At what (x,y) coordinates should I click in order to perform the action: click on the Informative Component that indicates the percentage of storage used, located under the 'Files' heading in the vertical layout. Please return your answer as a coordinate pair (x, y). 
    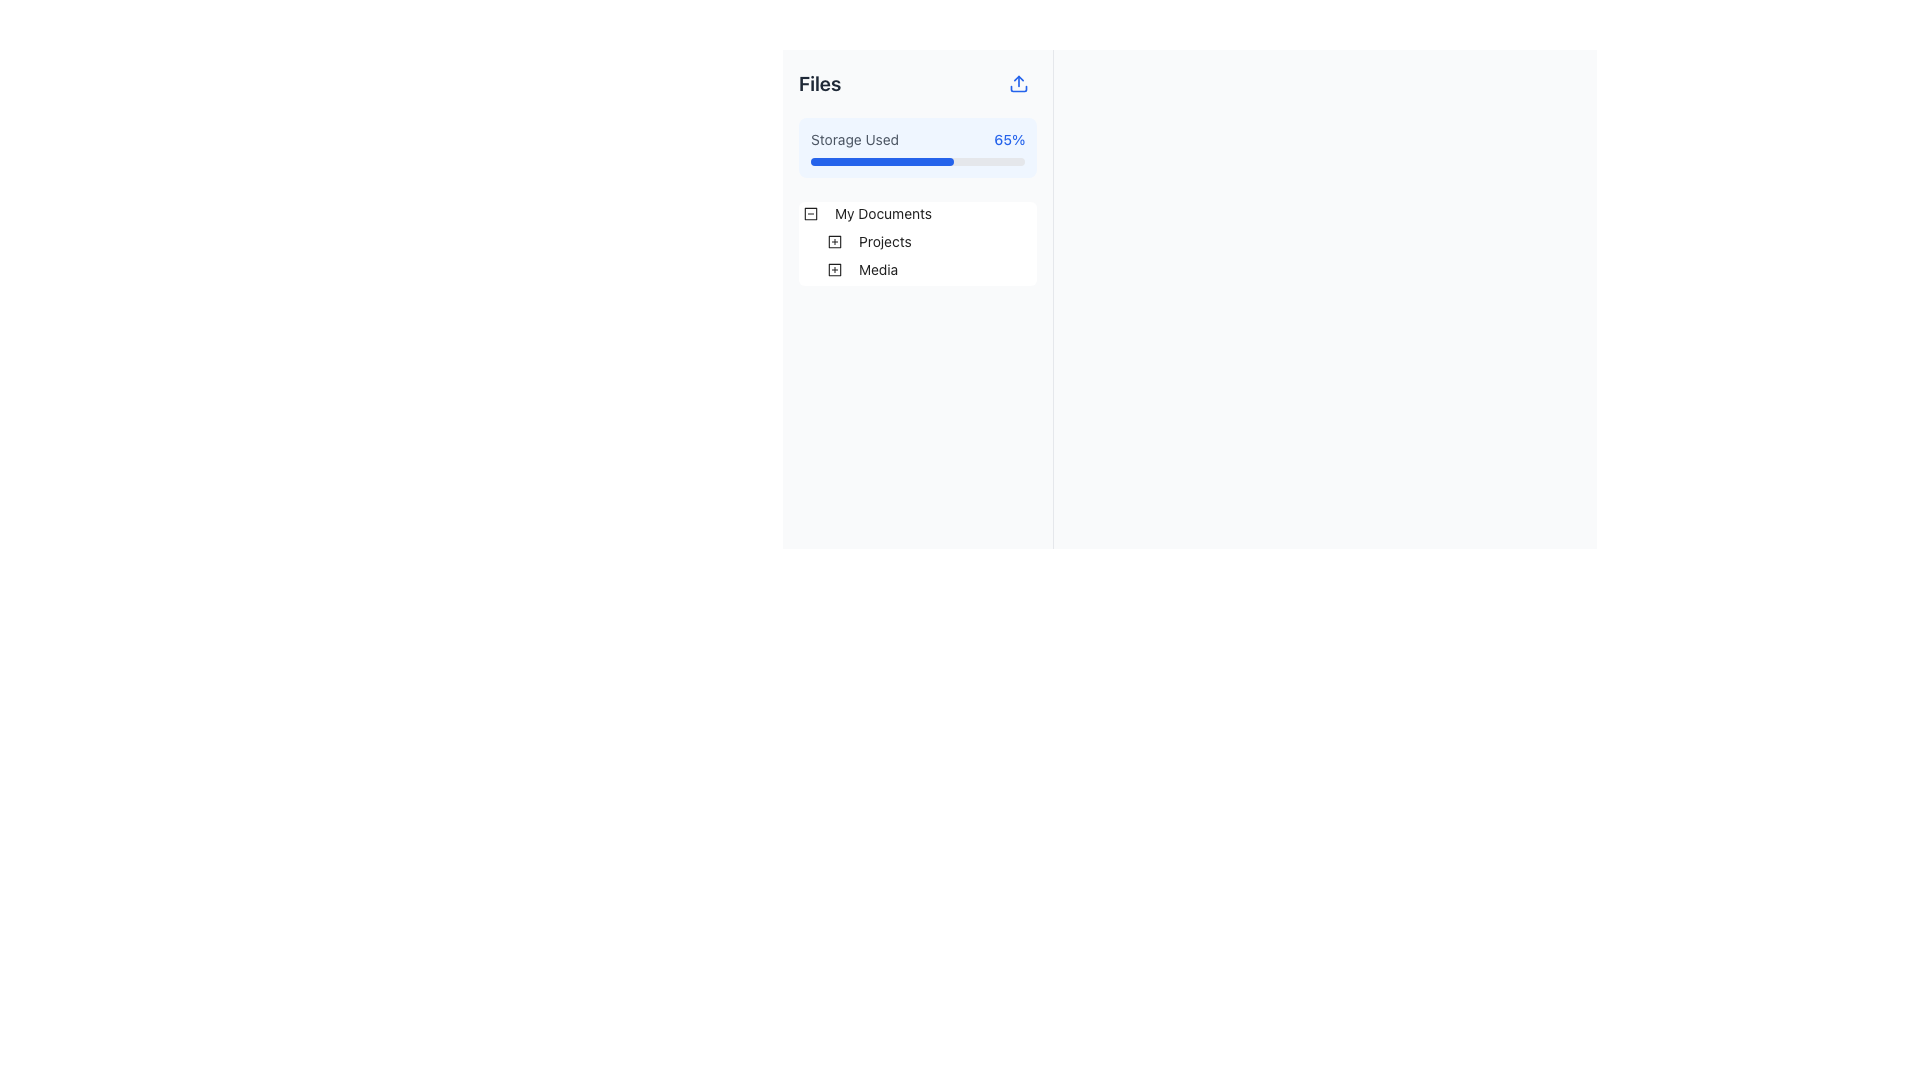
    Looking at the image, I should click on (917, 146).